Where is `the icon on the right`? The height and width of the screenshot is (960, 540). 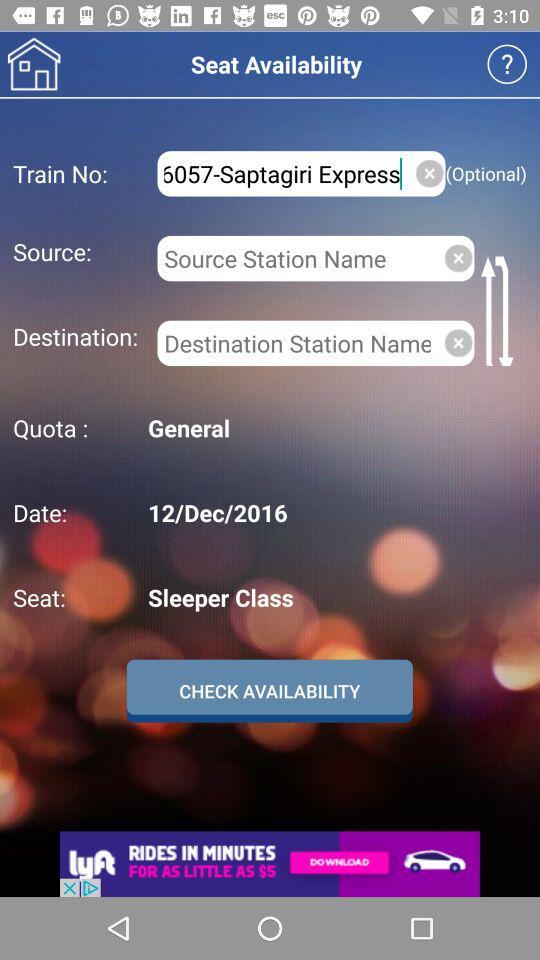 the icon on the right is located at coordinates (458, 343).